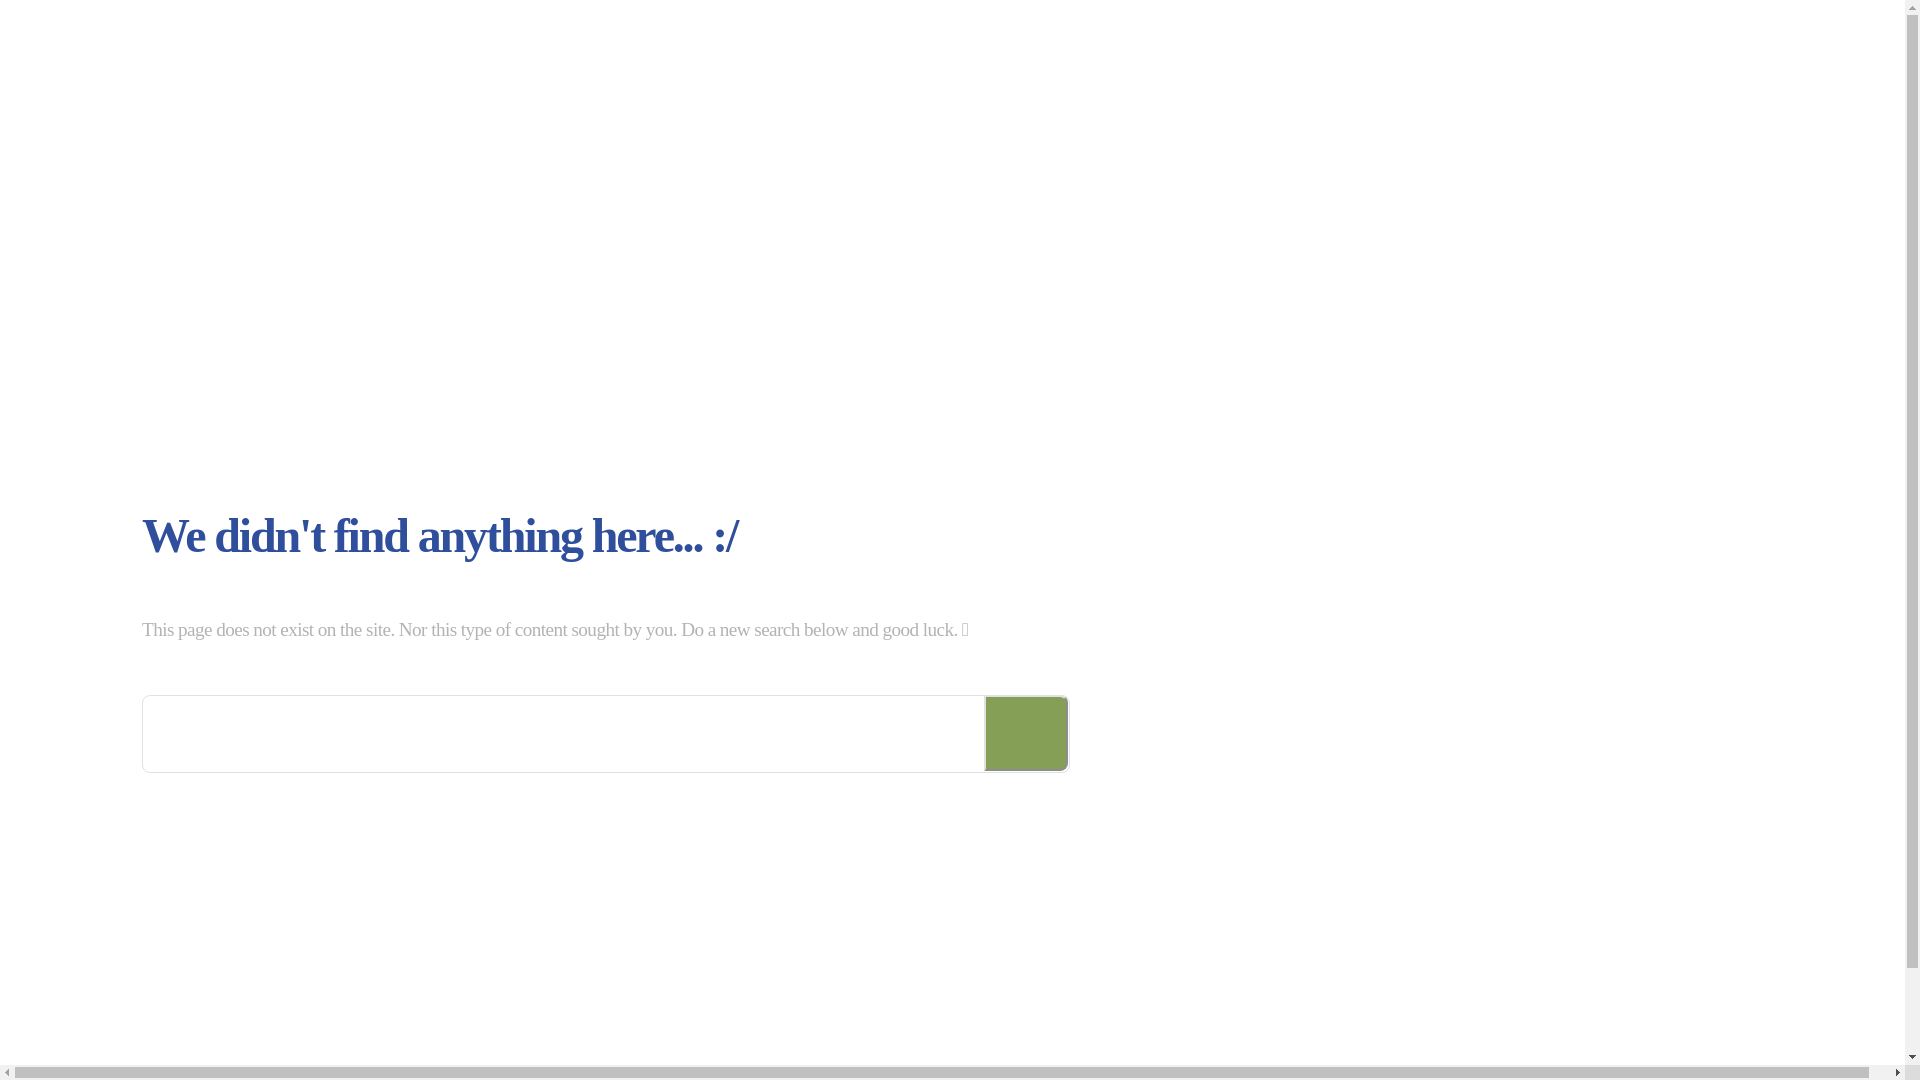 Image resolution: width=1920 pixels, height=1080 pixels. I want to click on 'Mail', so click(1585, 1054).